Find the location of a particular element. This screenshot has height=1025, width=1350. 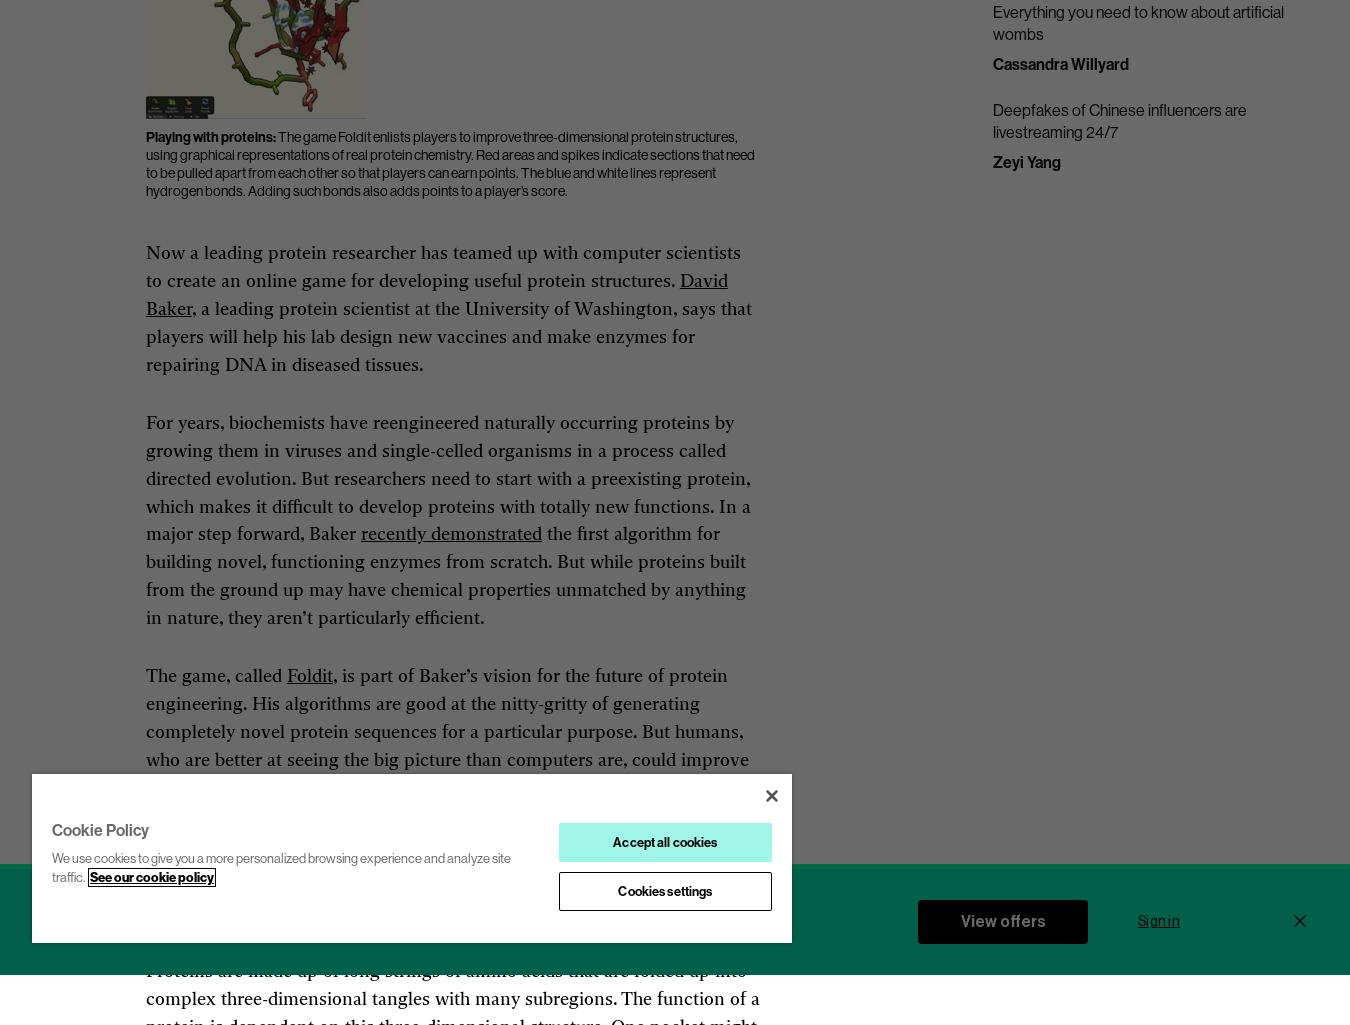

'The game, called' is located at coordinates (215, 676).